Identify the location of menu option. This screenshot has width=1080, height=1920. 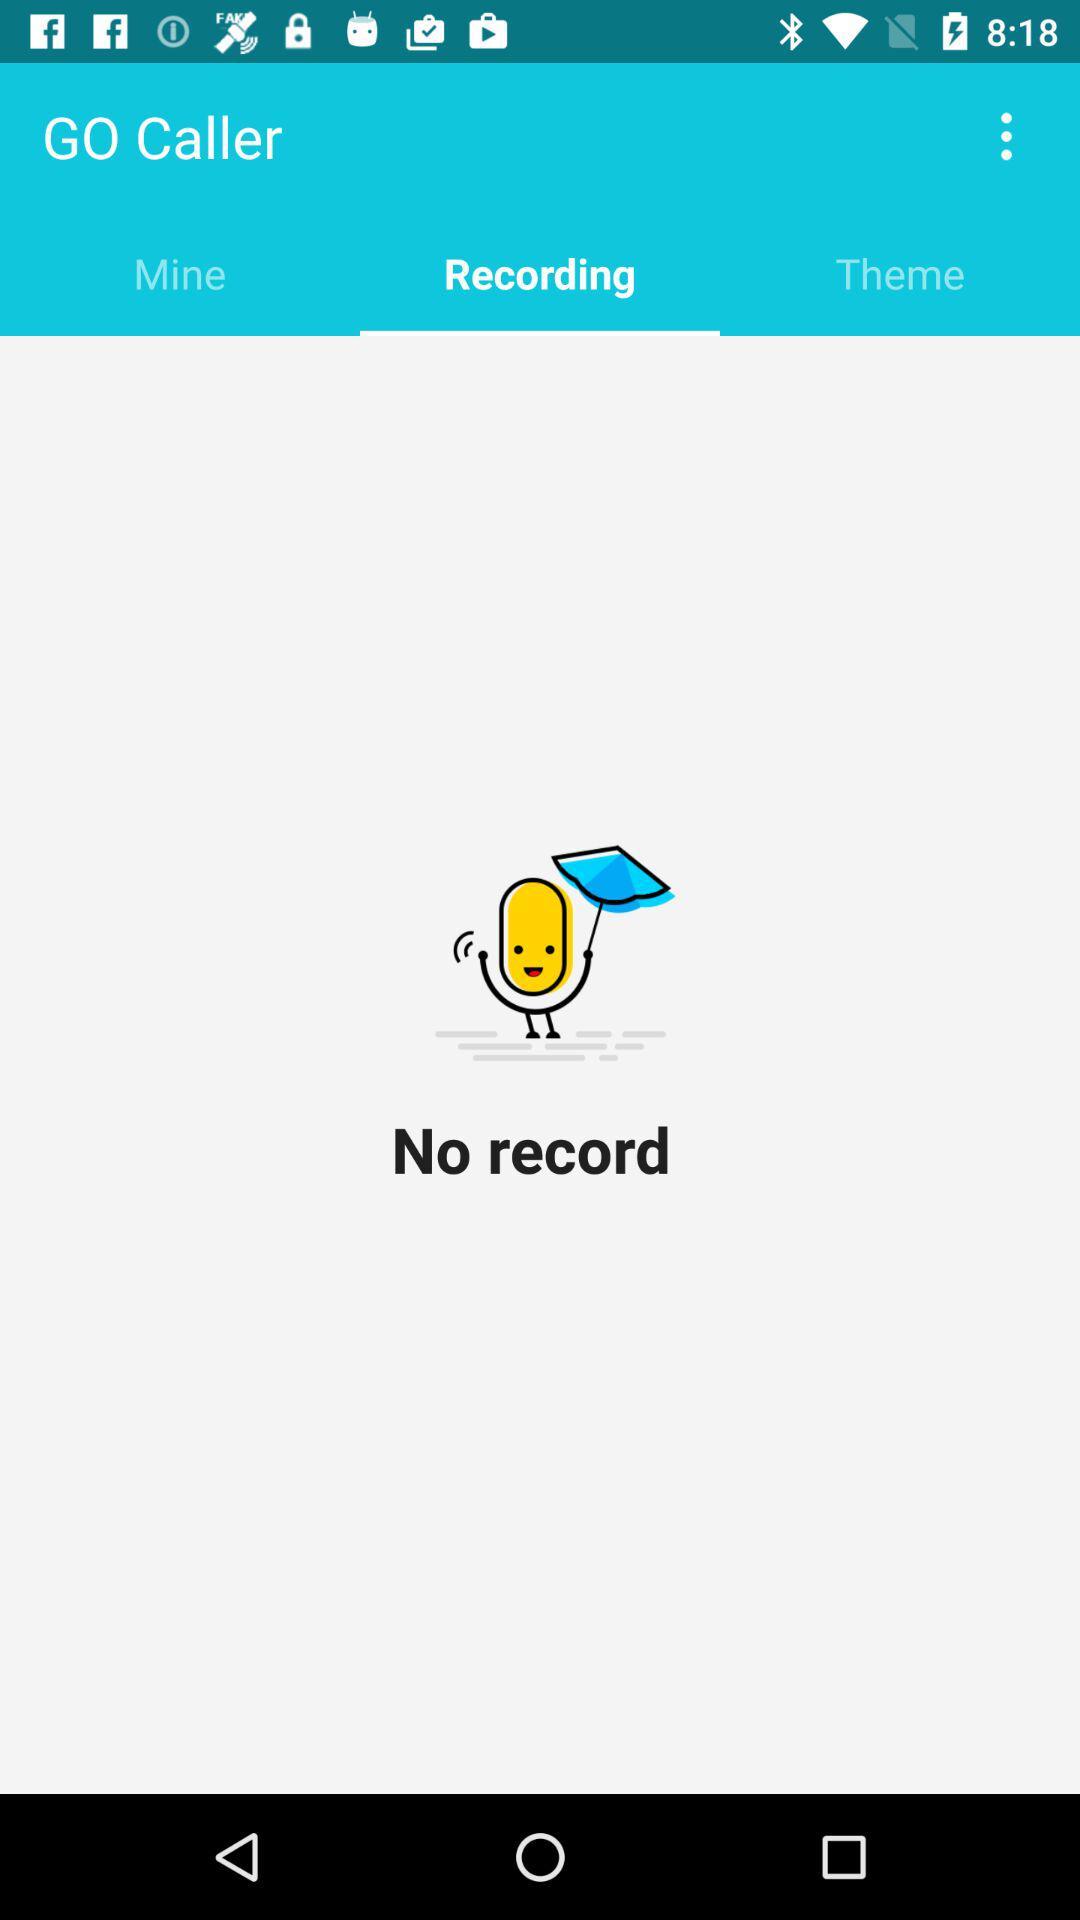
(1006, 135).